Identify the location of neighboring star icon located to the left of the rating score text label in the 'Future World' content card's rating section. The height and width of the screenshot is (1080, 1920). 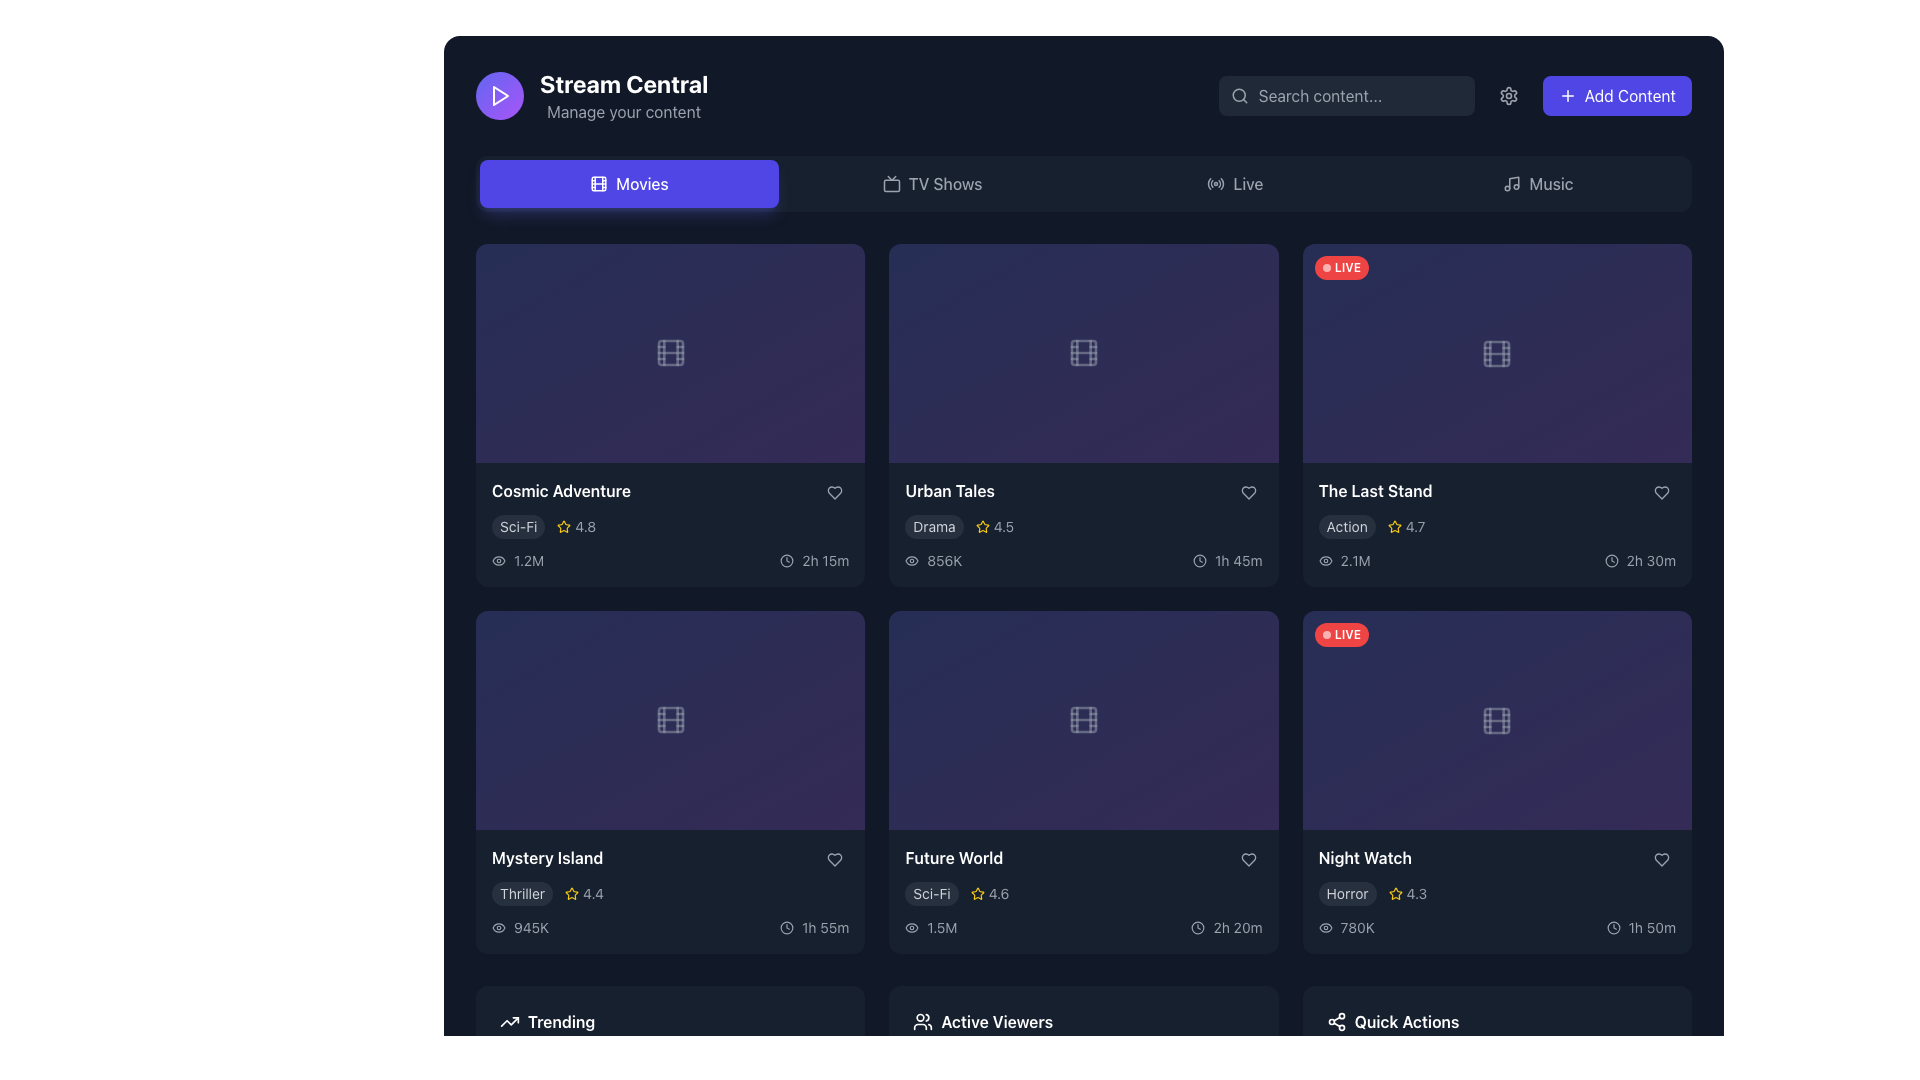
(989, 893).